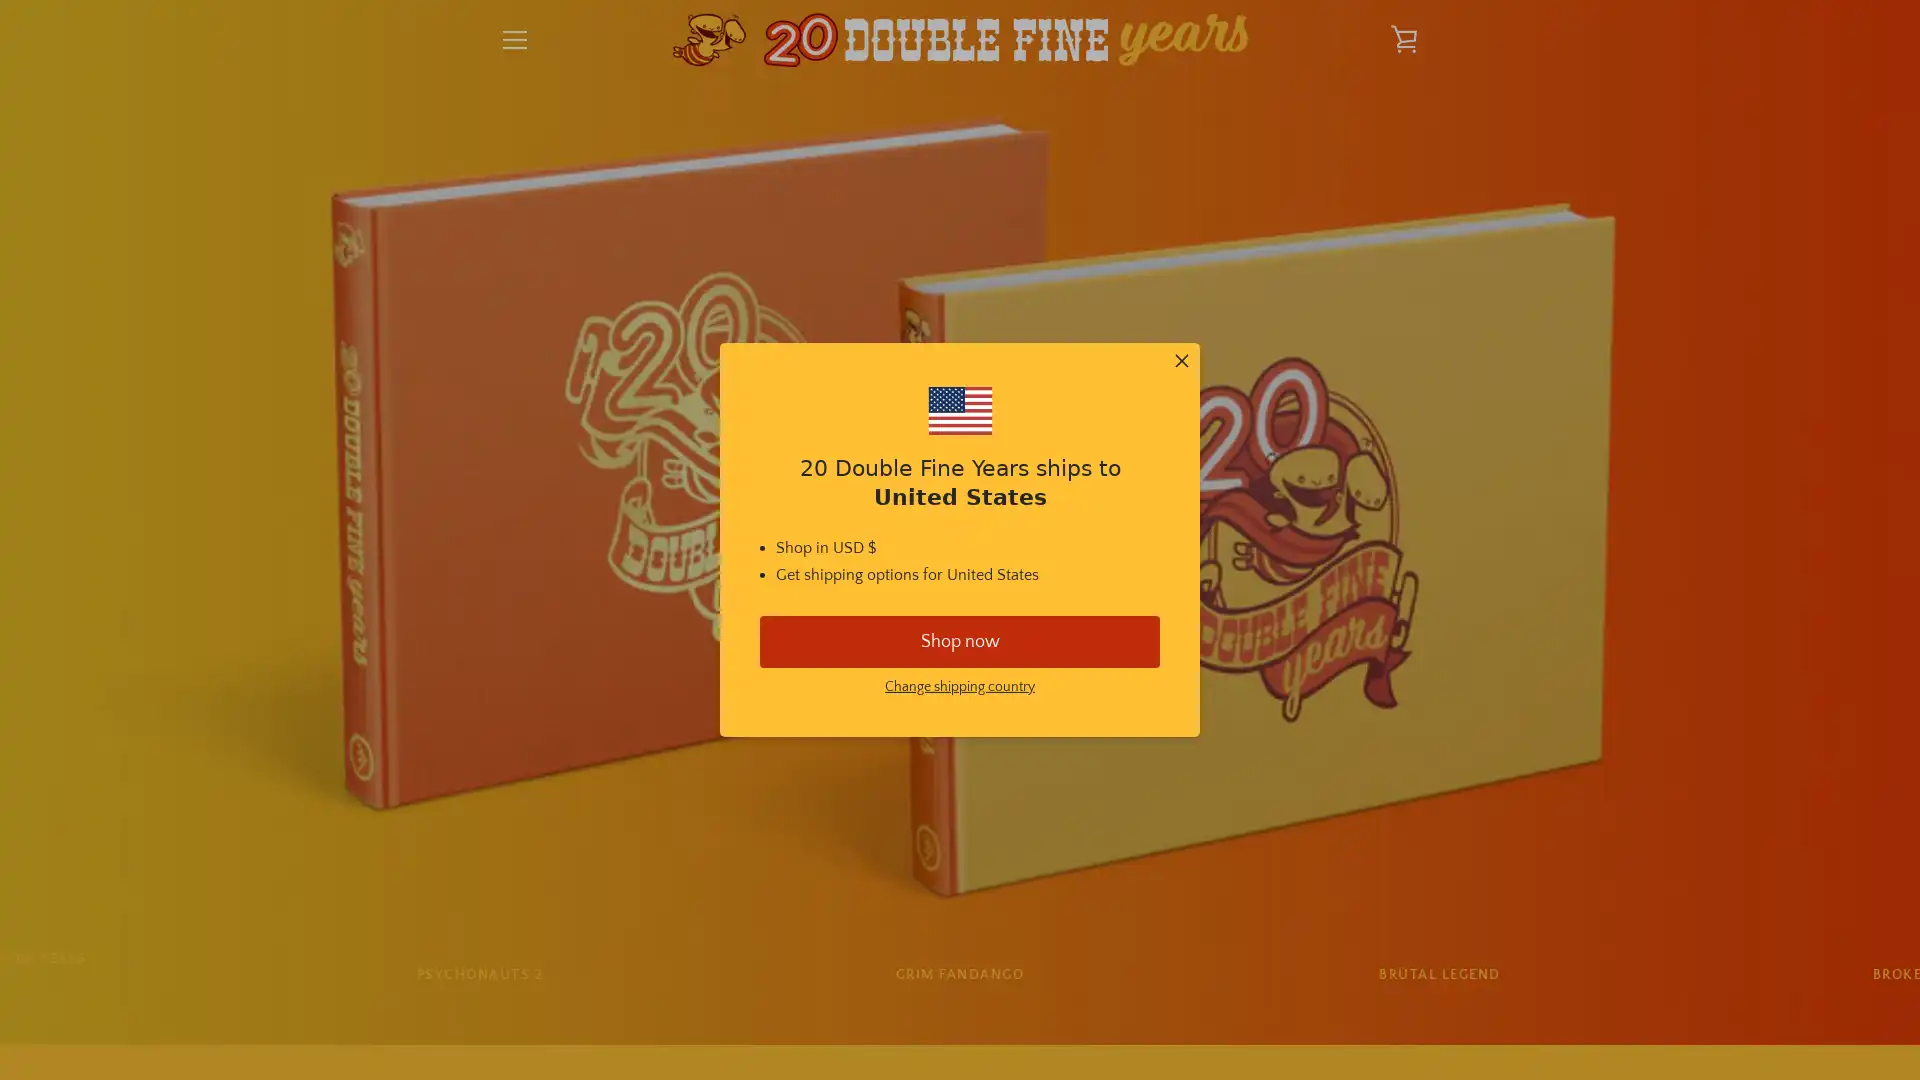 The width and height of the screenshot is (1920, 1080). Describe the element at coordinates (478, 974) in the screenshot. I see `SLIDE 2 PSYCHONAUTS 2` at that location.